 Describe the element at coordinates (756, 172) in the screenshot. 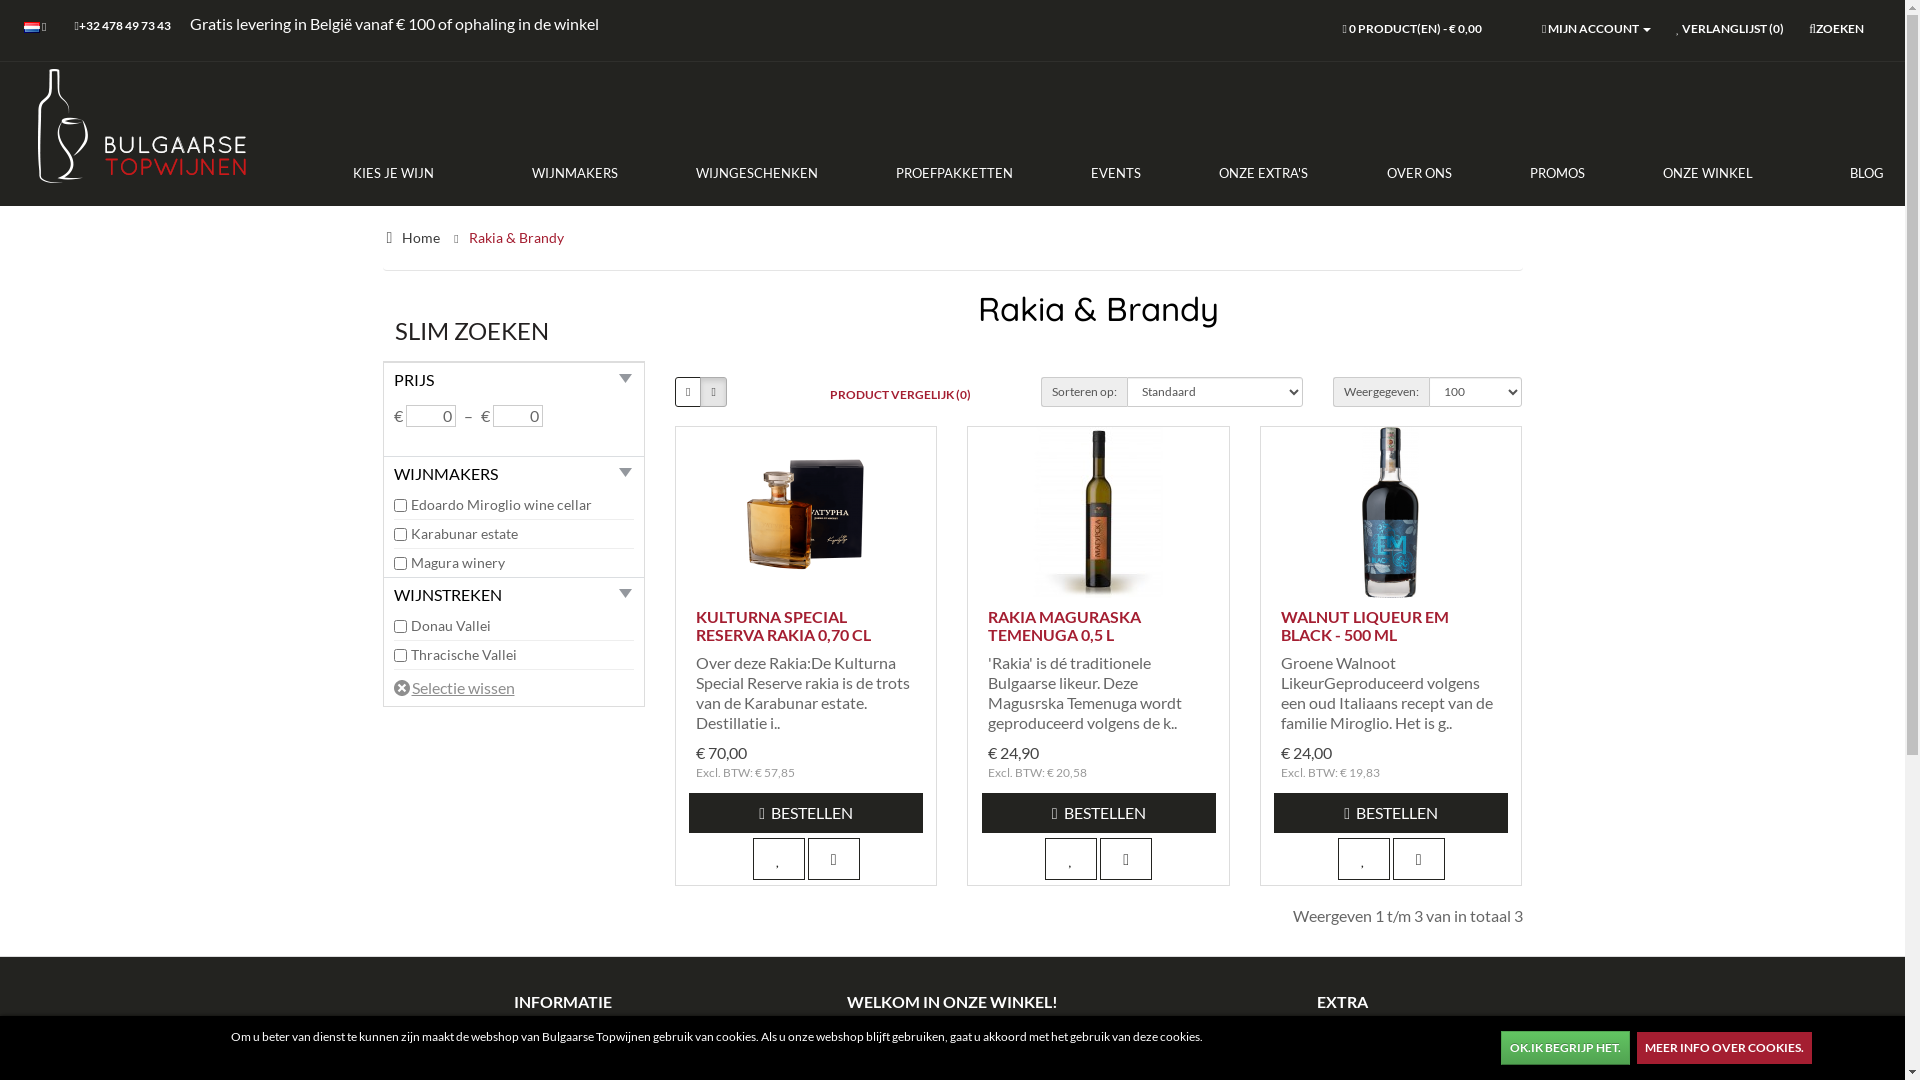

I see `'WIJNGESCHENKEN'` at that location.